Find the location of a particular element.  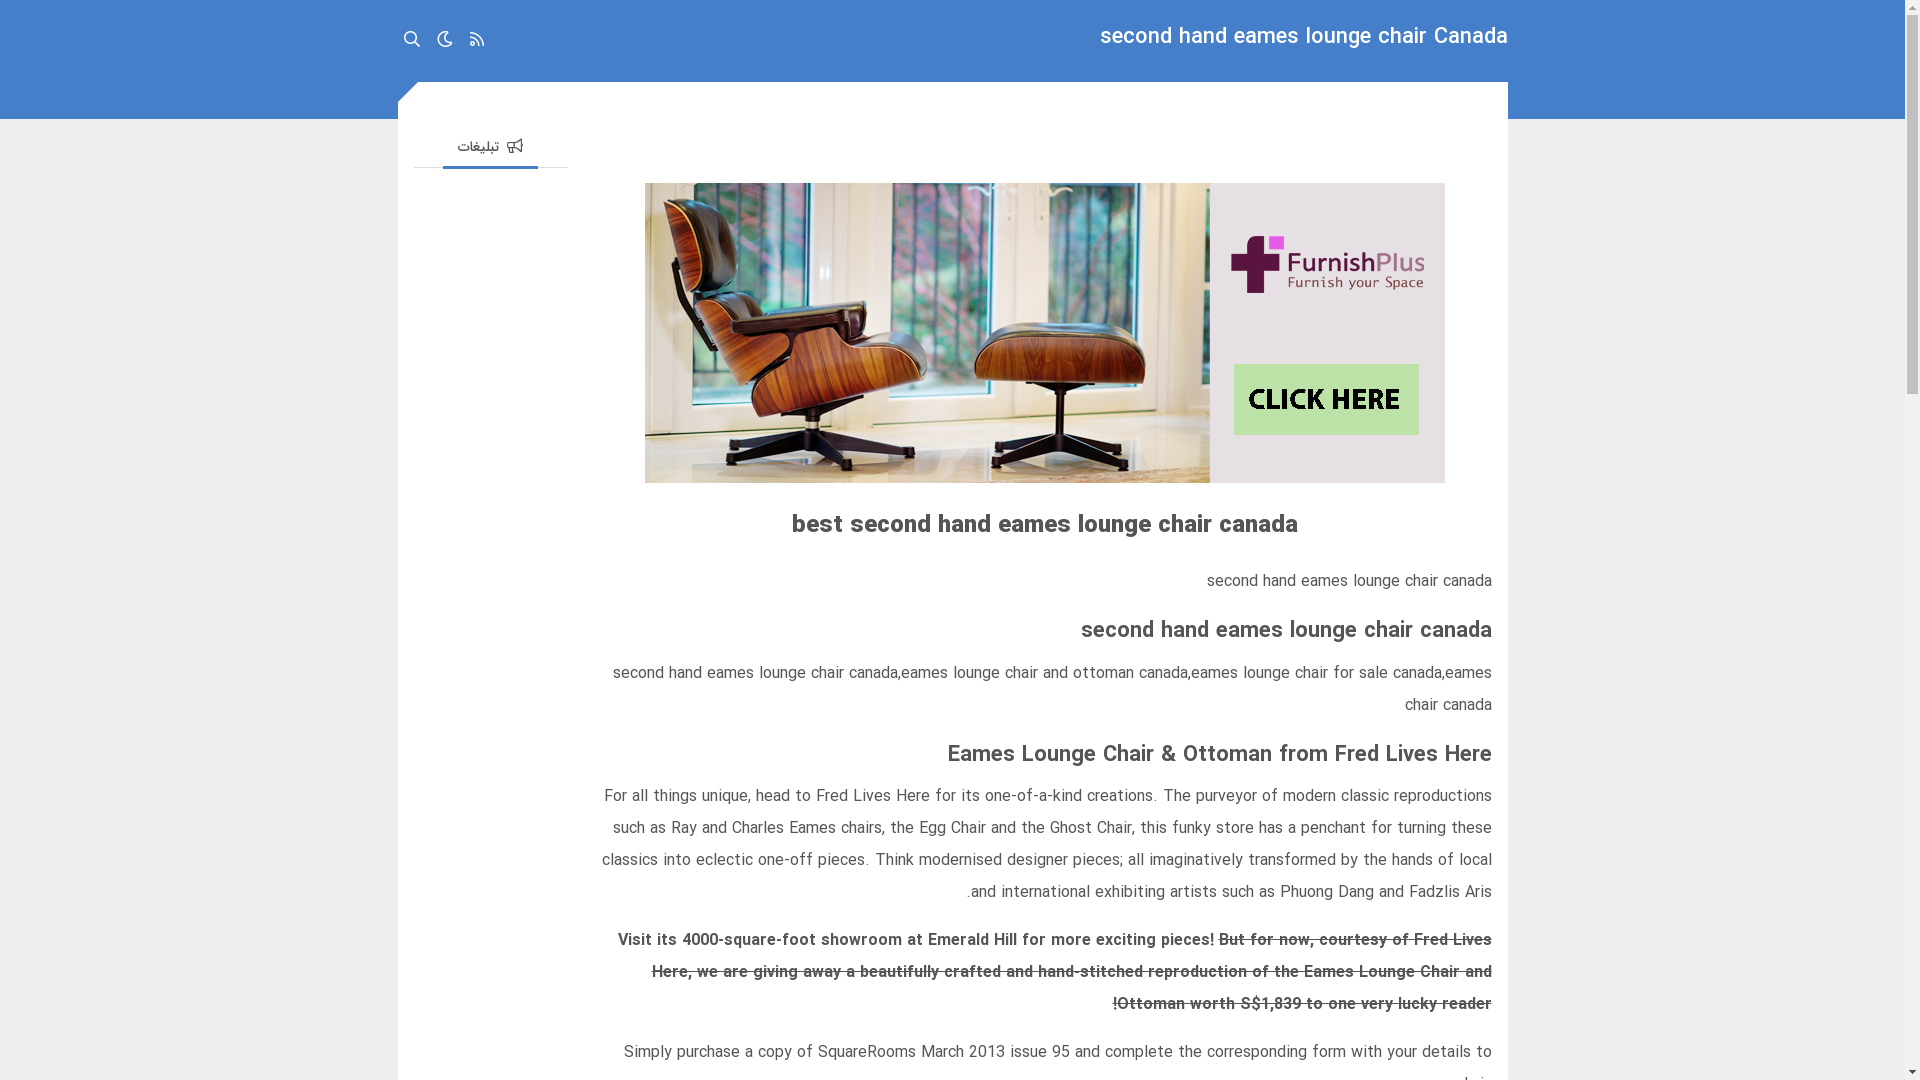

'second hand eames lounge chair Canada' is located at coordinates (1304, 41).